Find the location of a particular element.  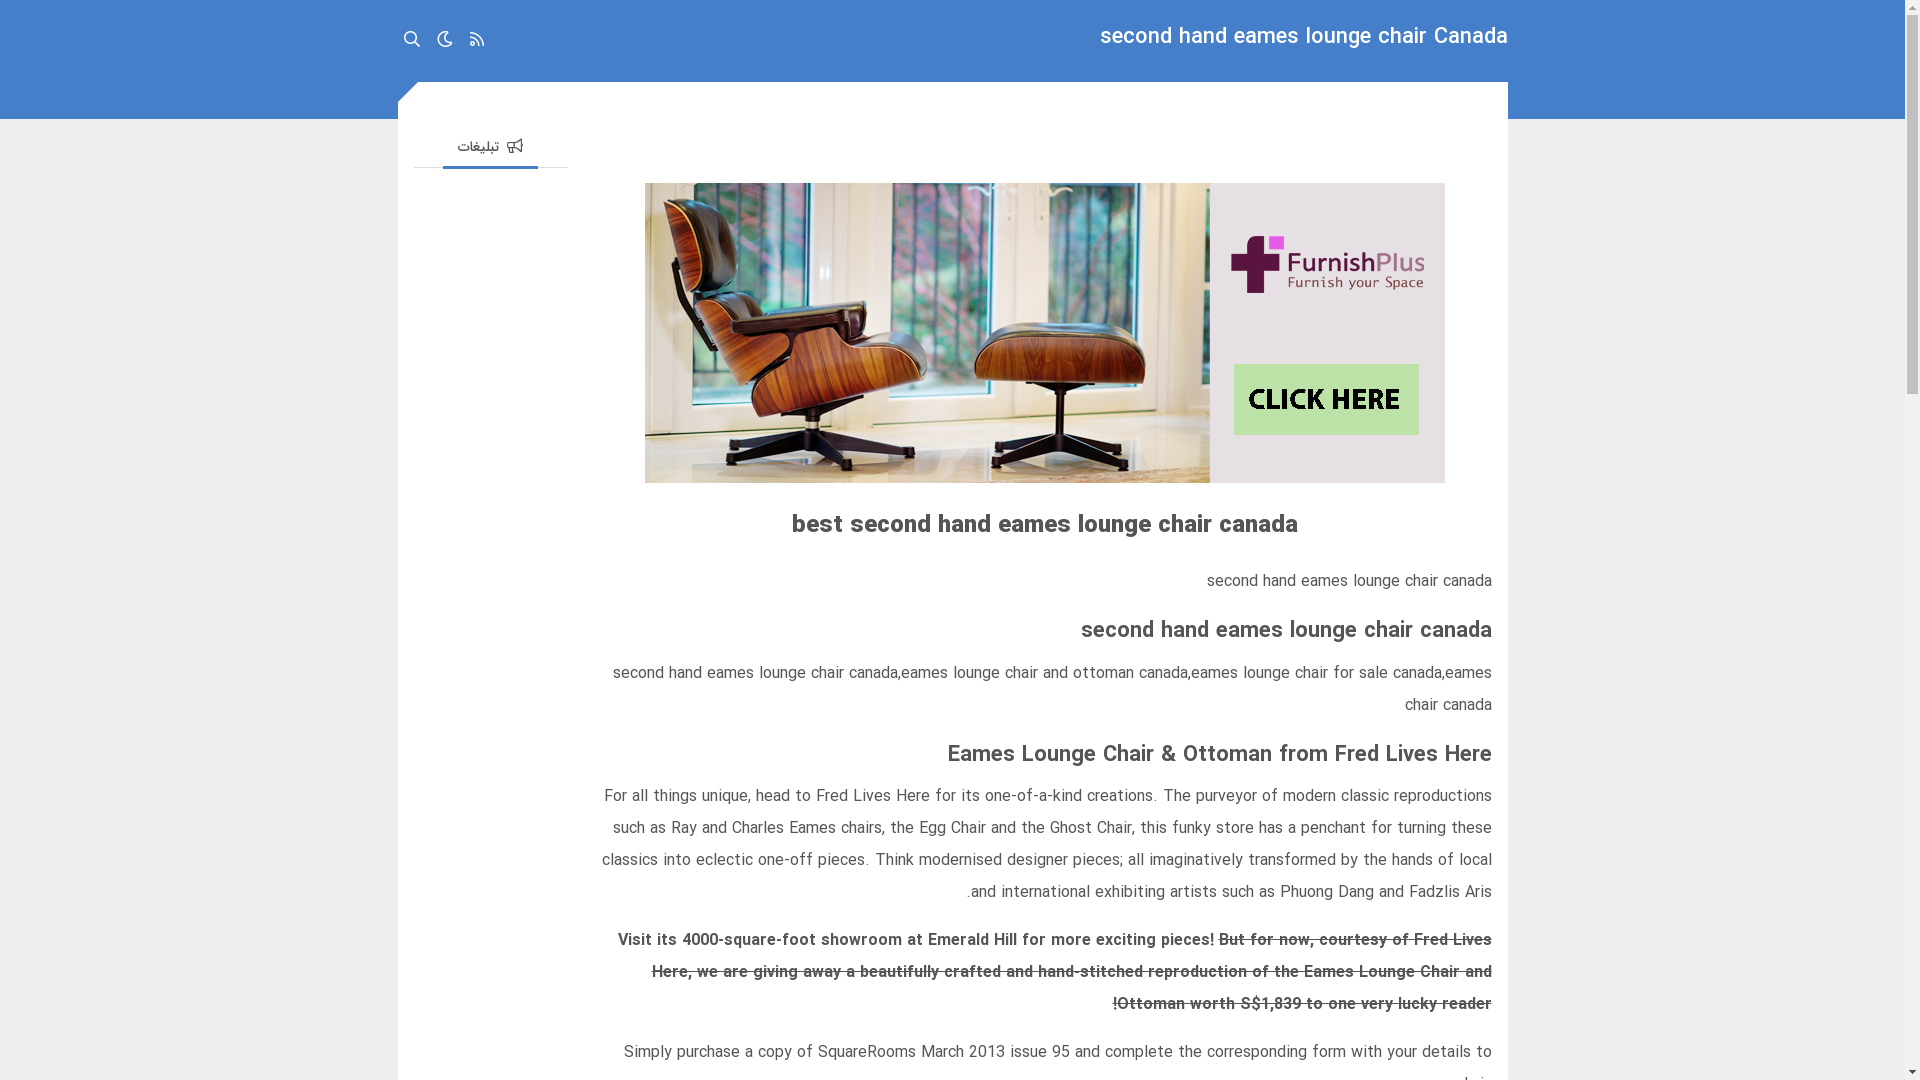

'second hand eames lounge chair Canada' is located at coordinates (1304, 41).